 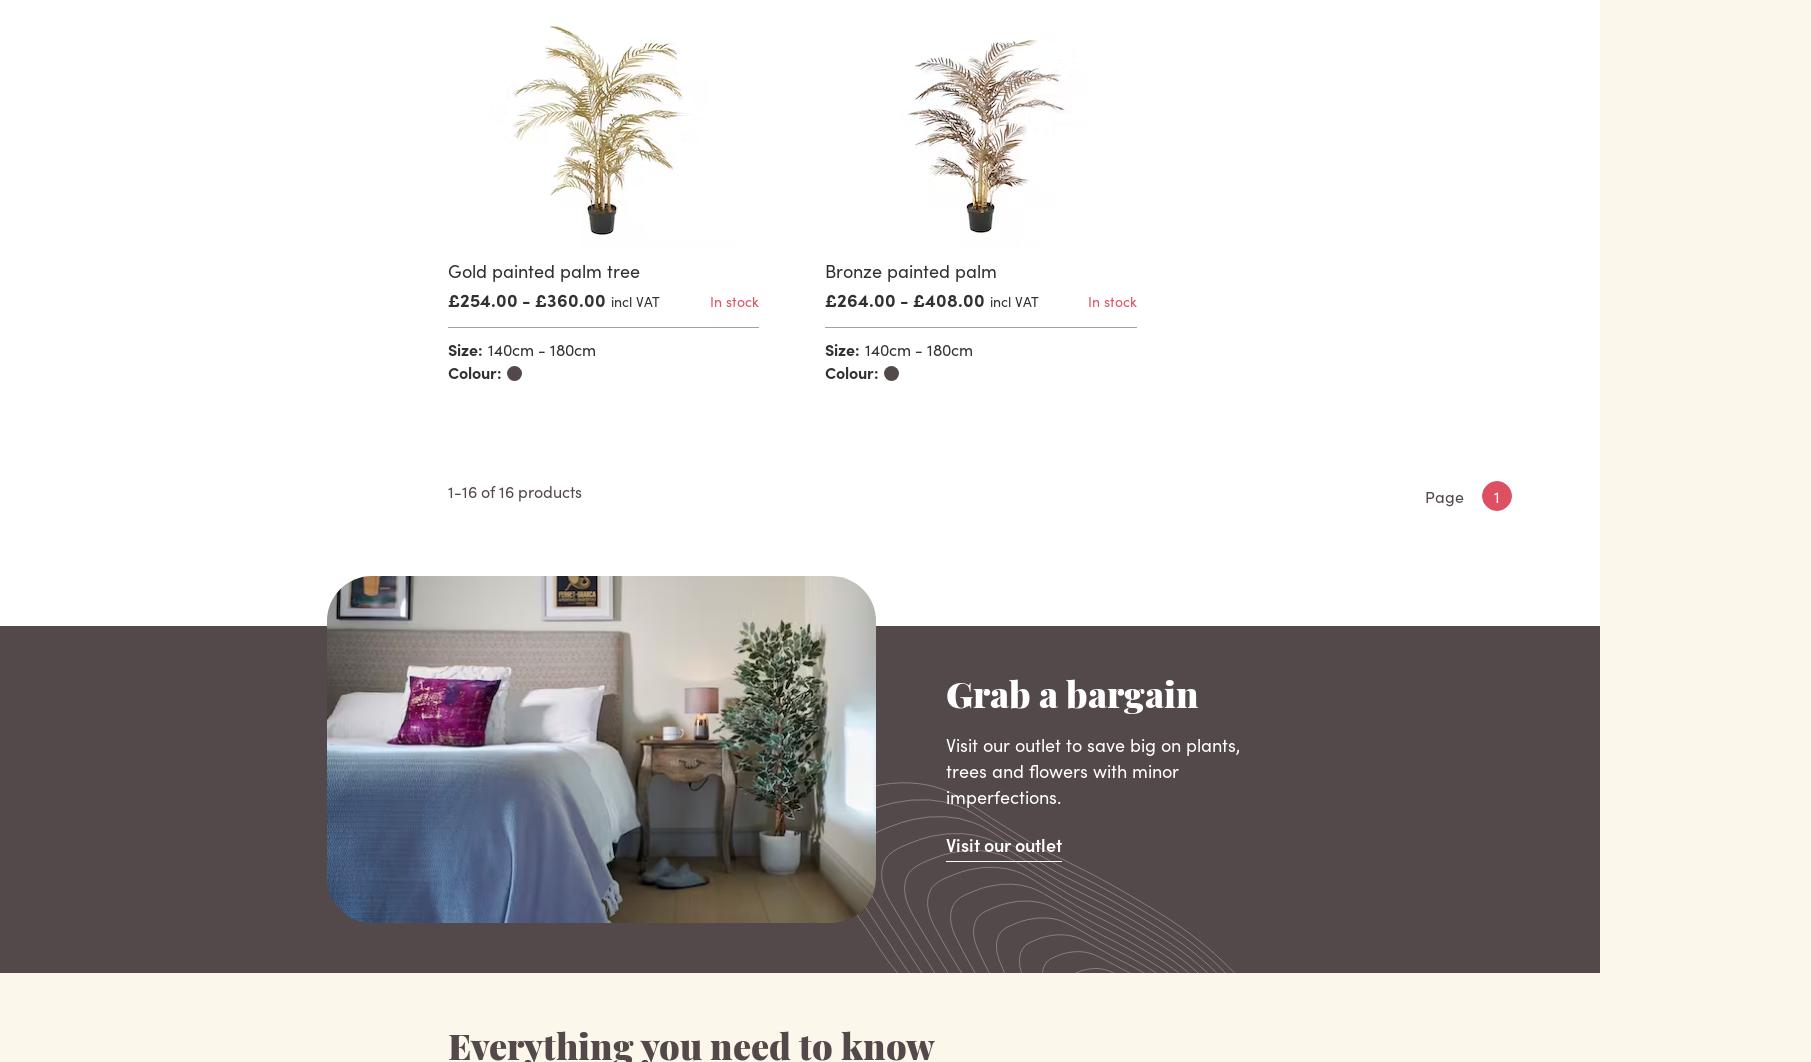 What do you see at coordinates (512, 489) in the screenshot?
I see `'1-16 of 16 products'` at bounding box center [512, 489].